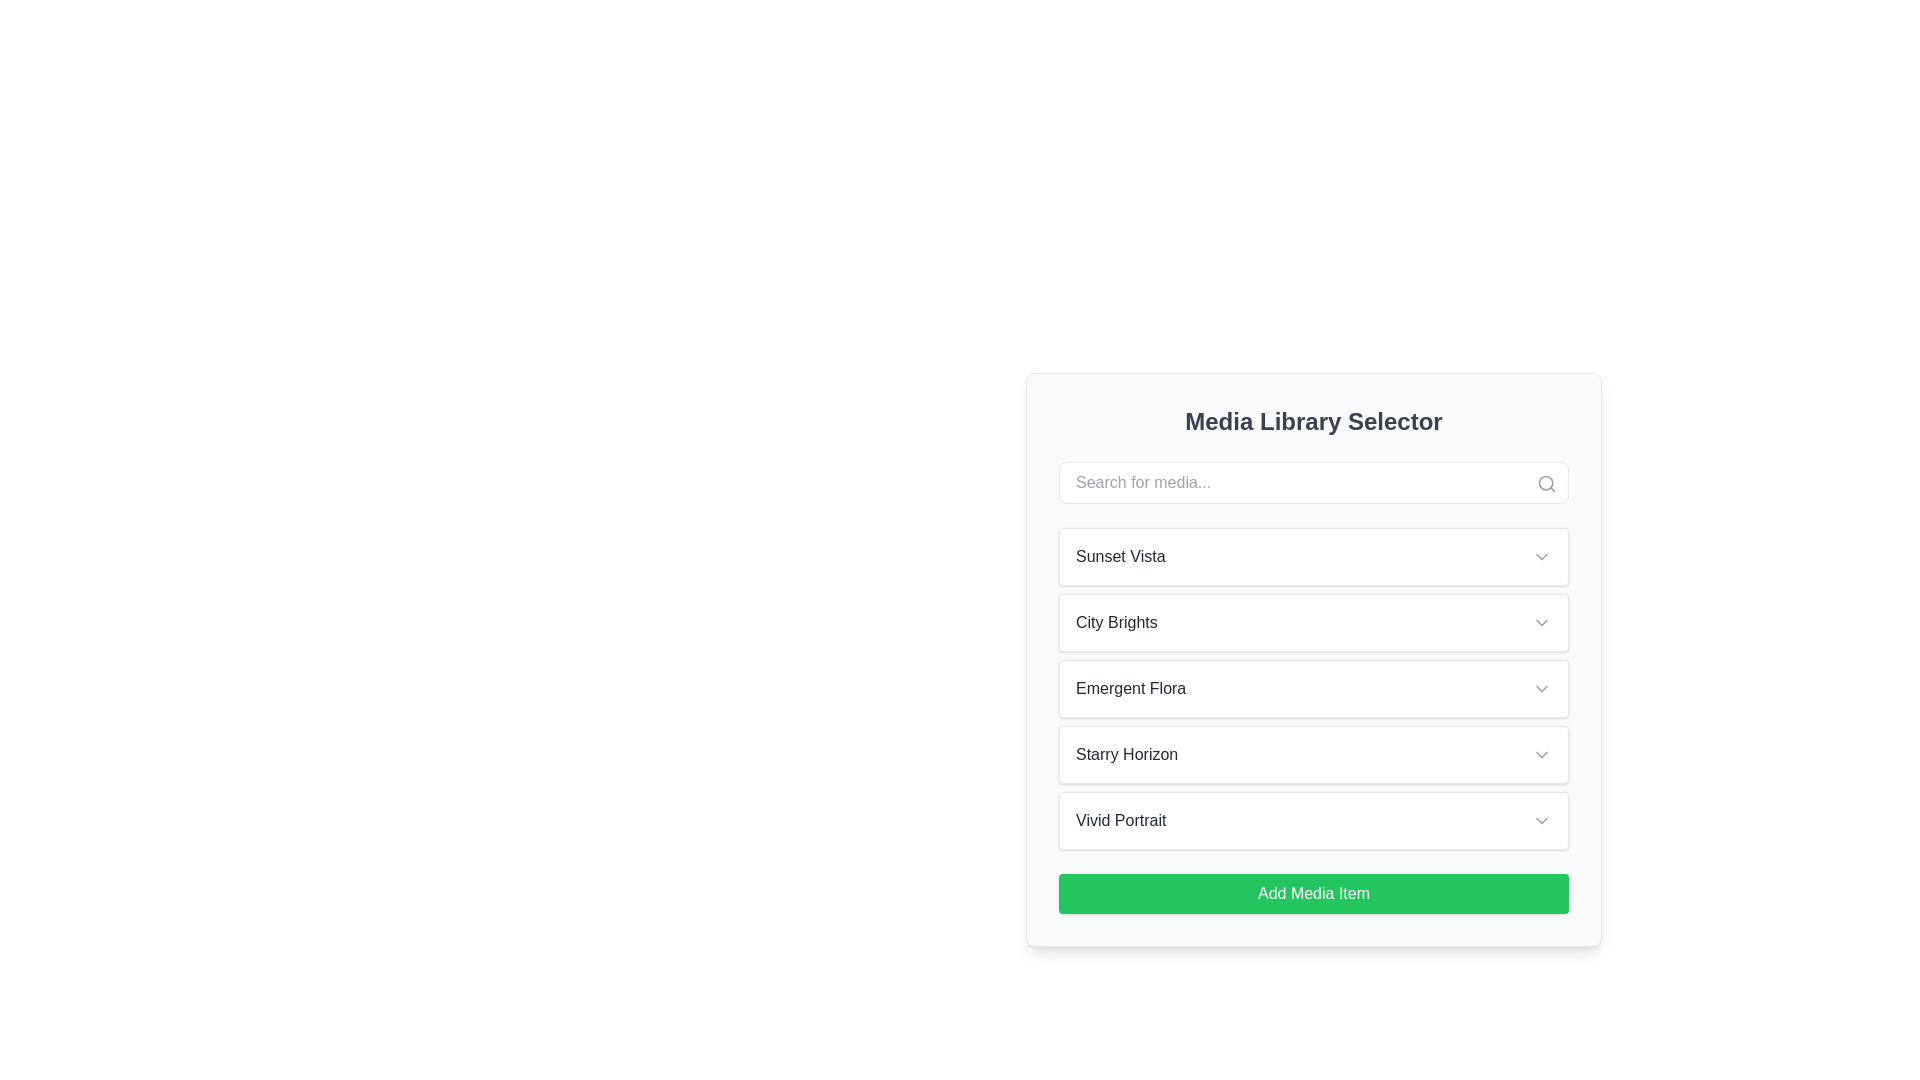 The height and width of the screenshot is (1080, 1920). I want to click on the text label reading 'Sunset Vista' located in the first clickable area of the 'Media Library Selector', so click(1120, 556).